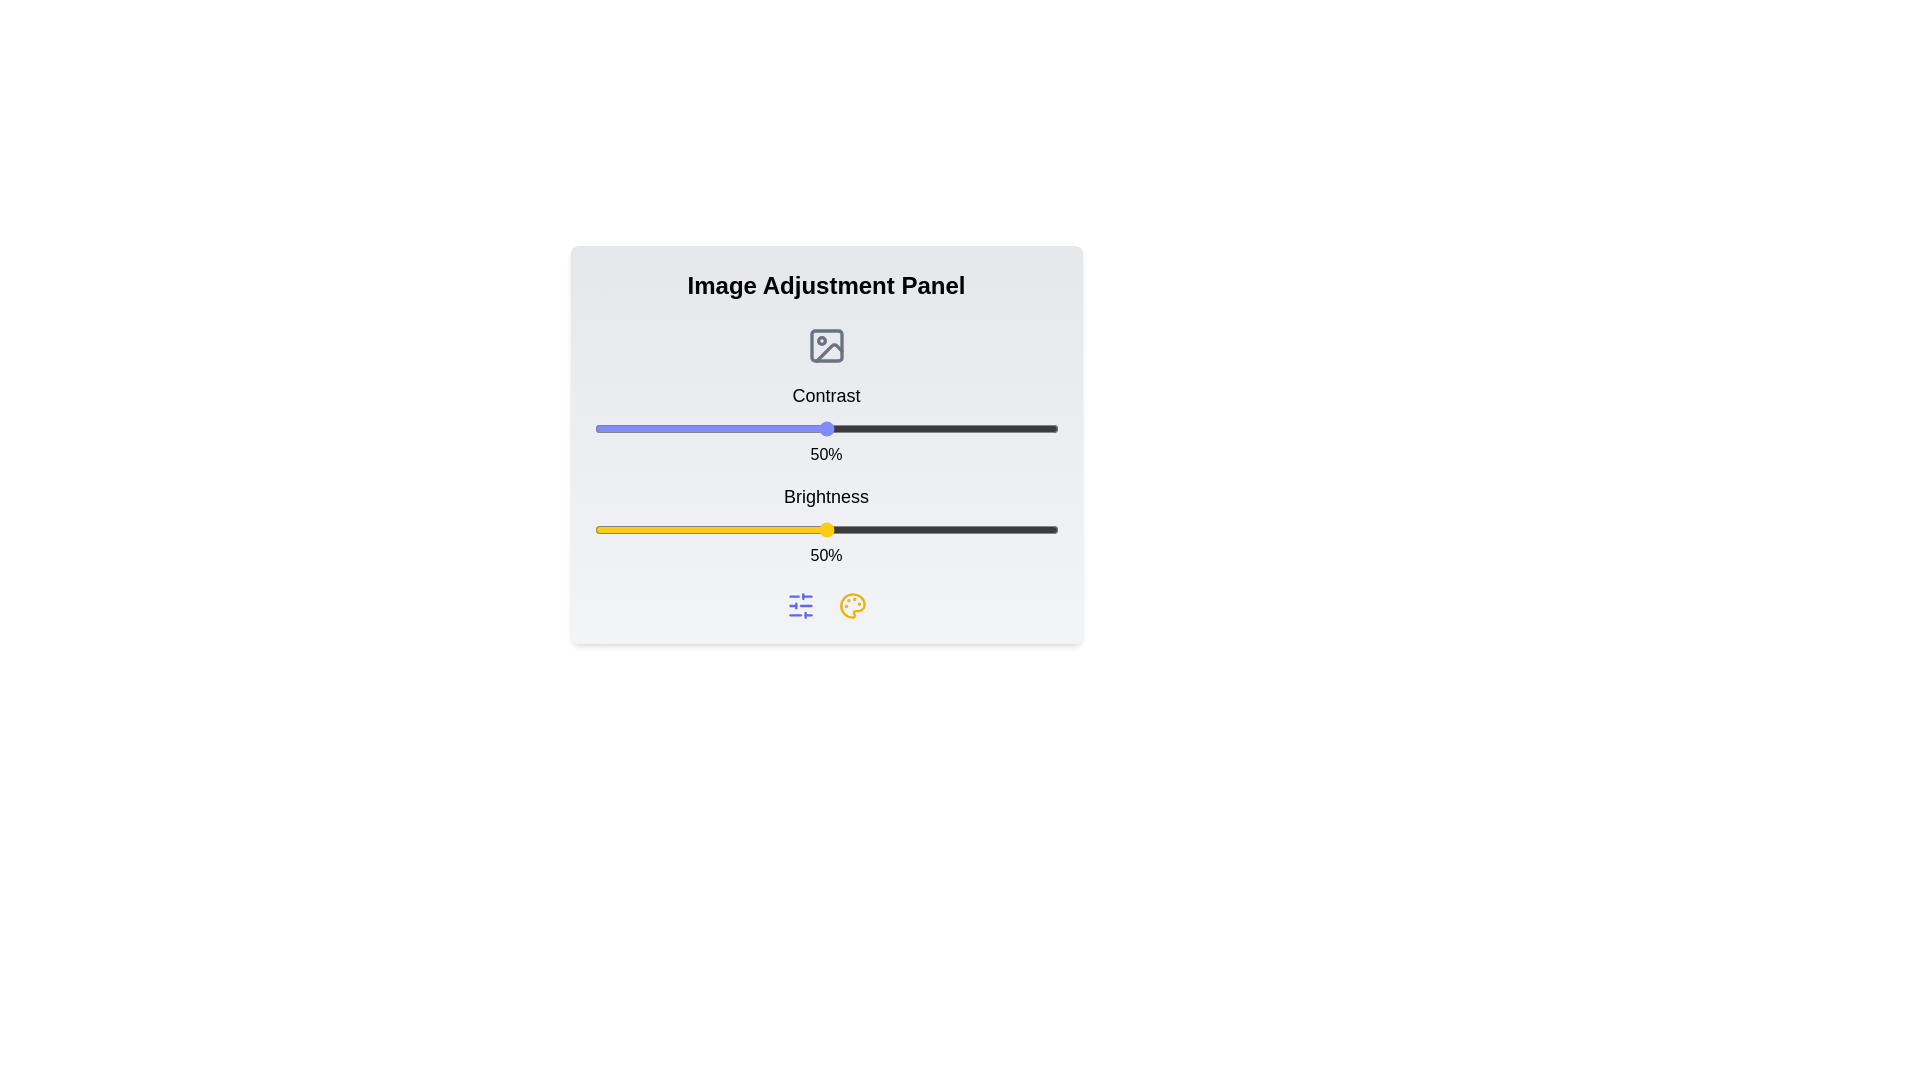 The image size is (1920, 1080). I want to click on the contrast slider to 52%, so click(835, 427).